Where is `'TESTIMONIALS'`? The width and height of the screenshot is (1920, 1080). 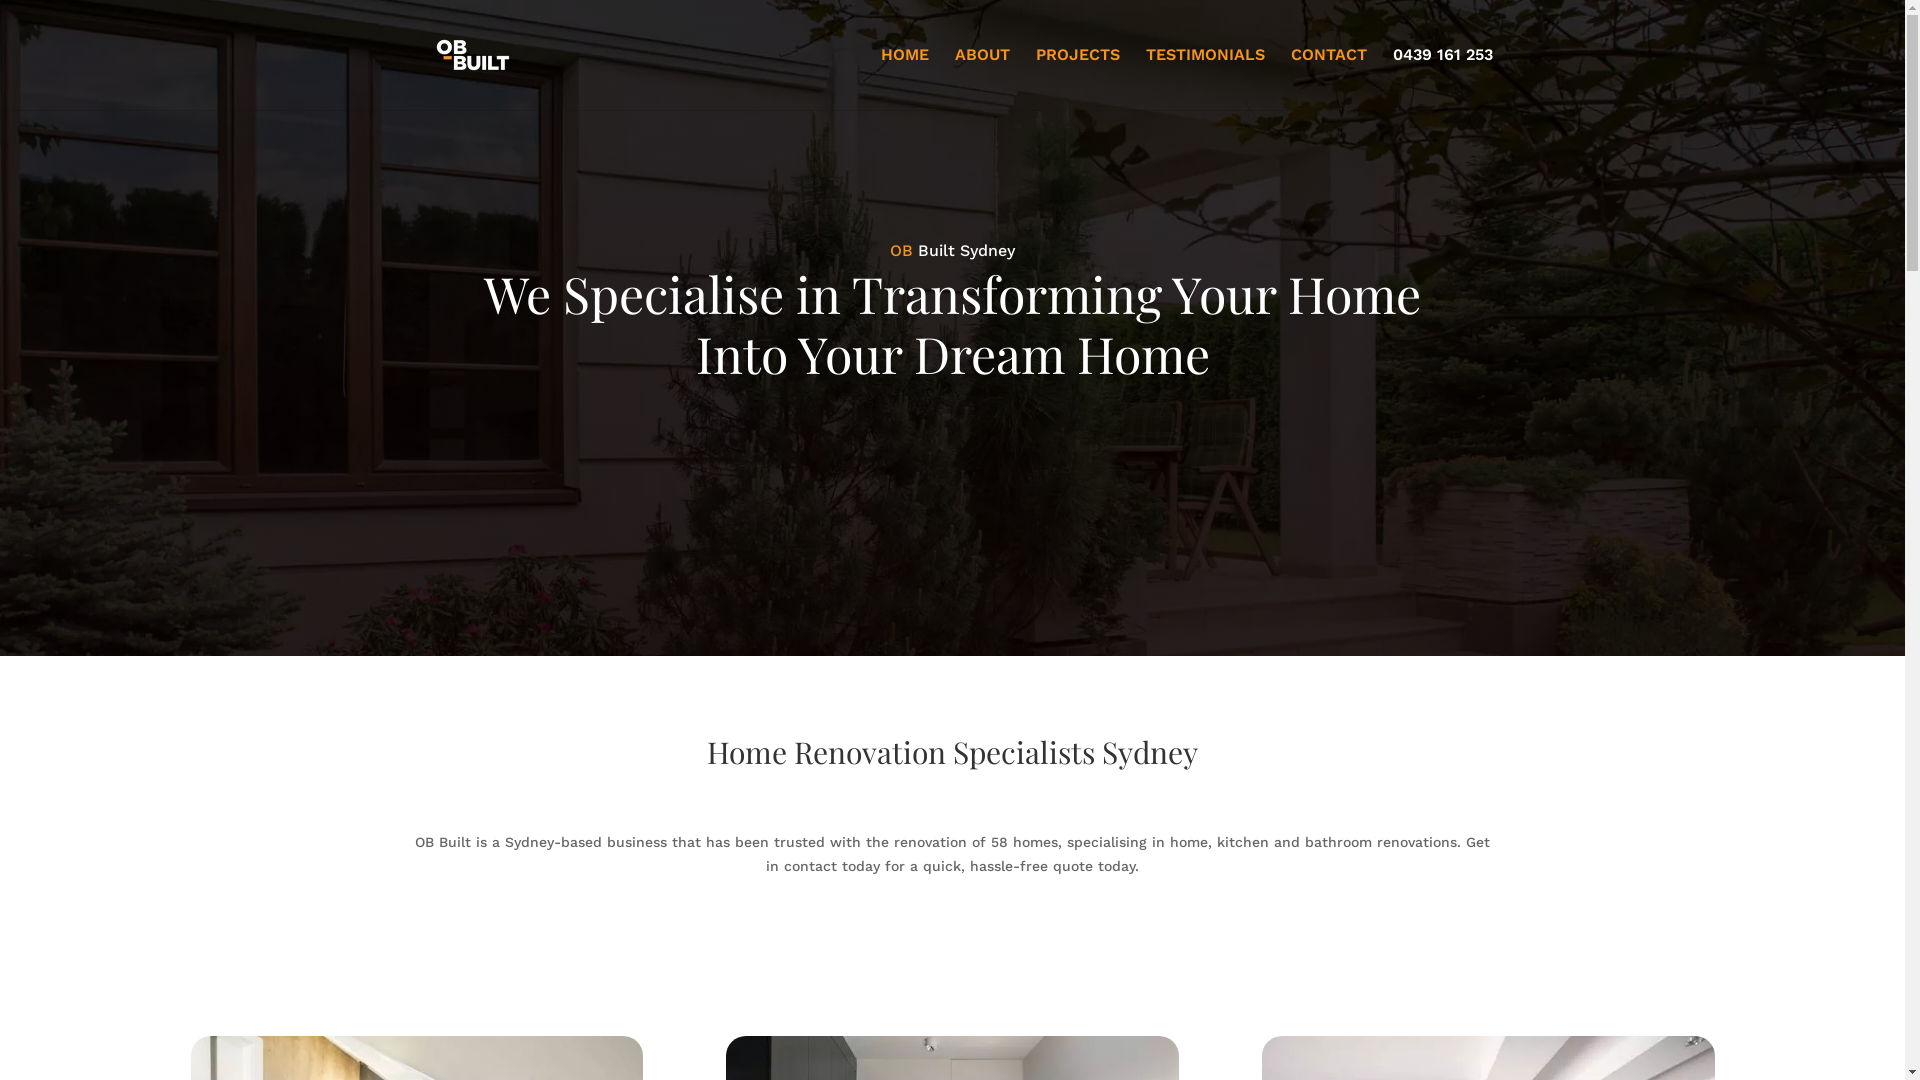 'TESTIMONIALS' is located at coordinates (1204, 77).